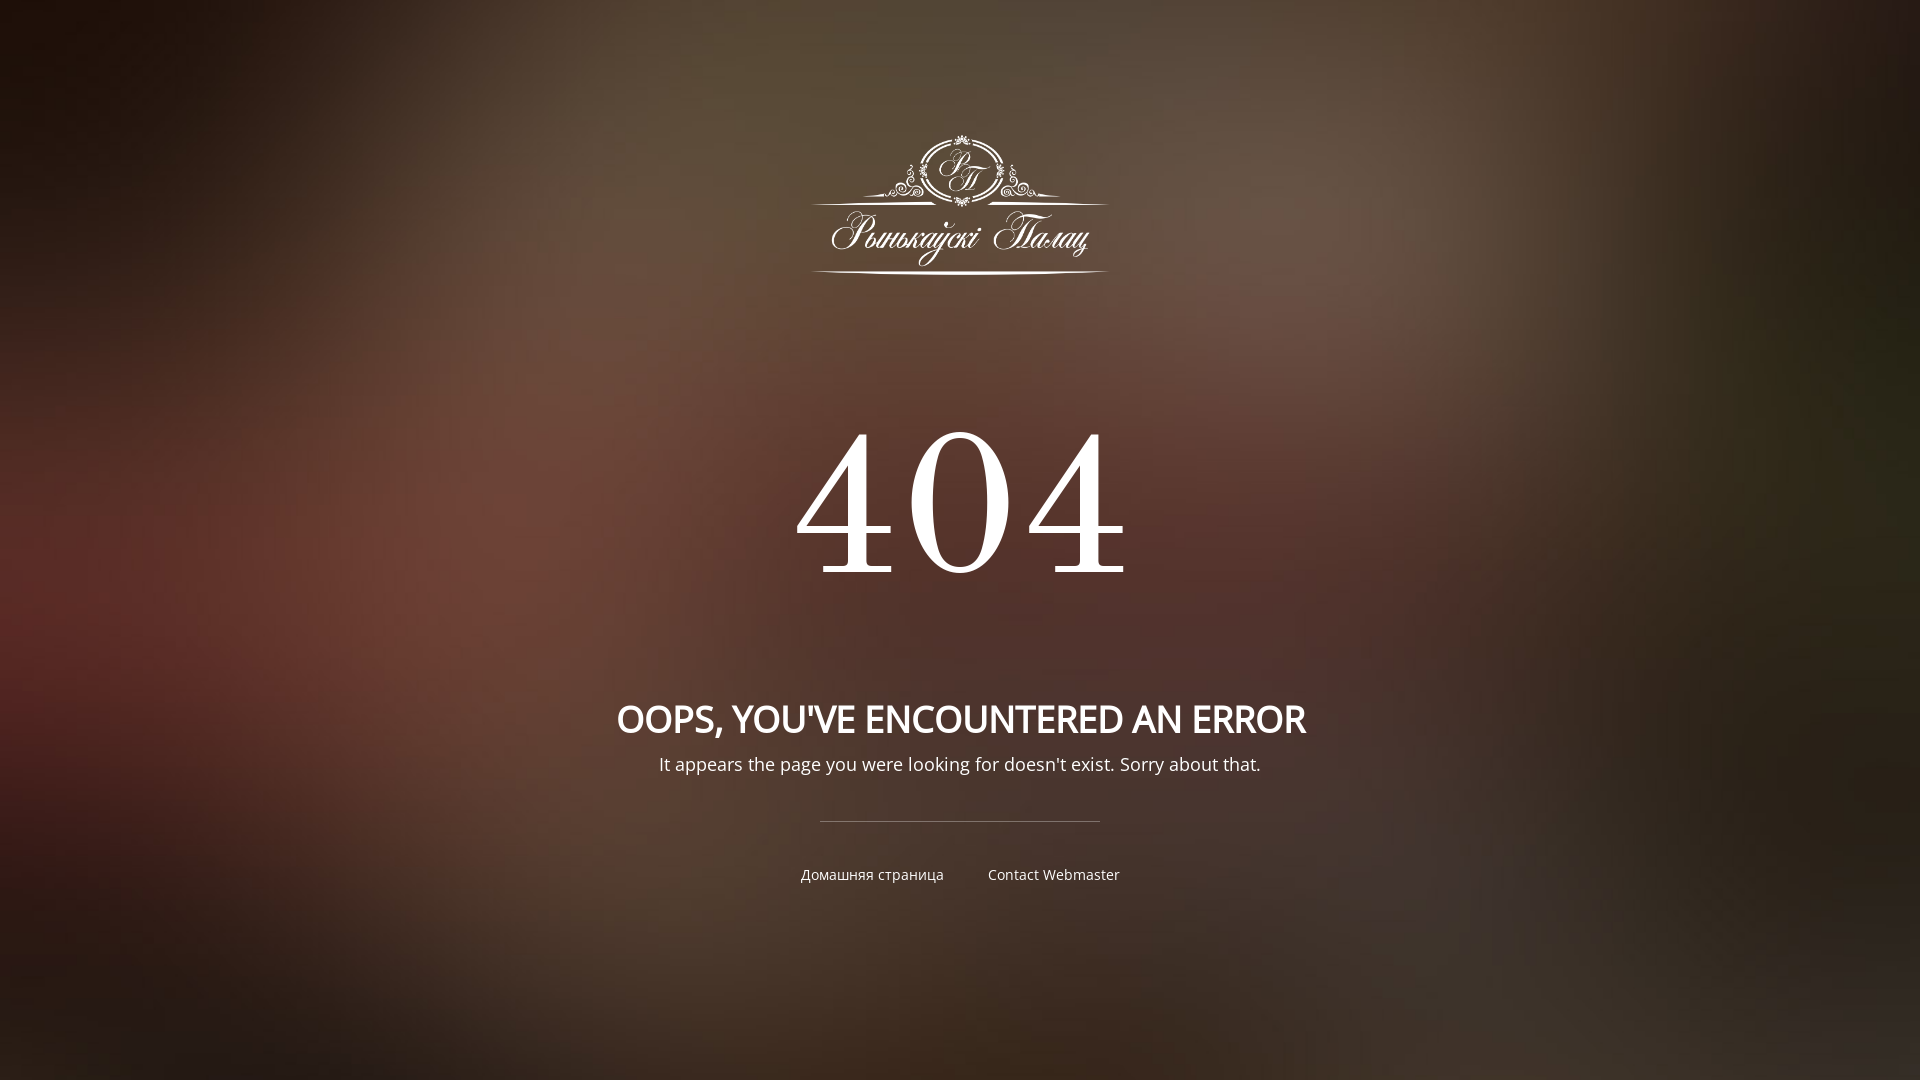 The height and width of the screenshot is (1080, 1920). I want to click on 'Contact Webmaster', so click(1053, 873).